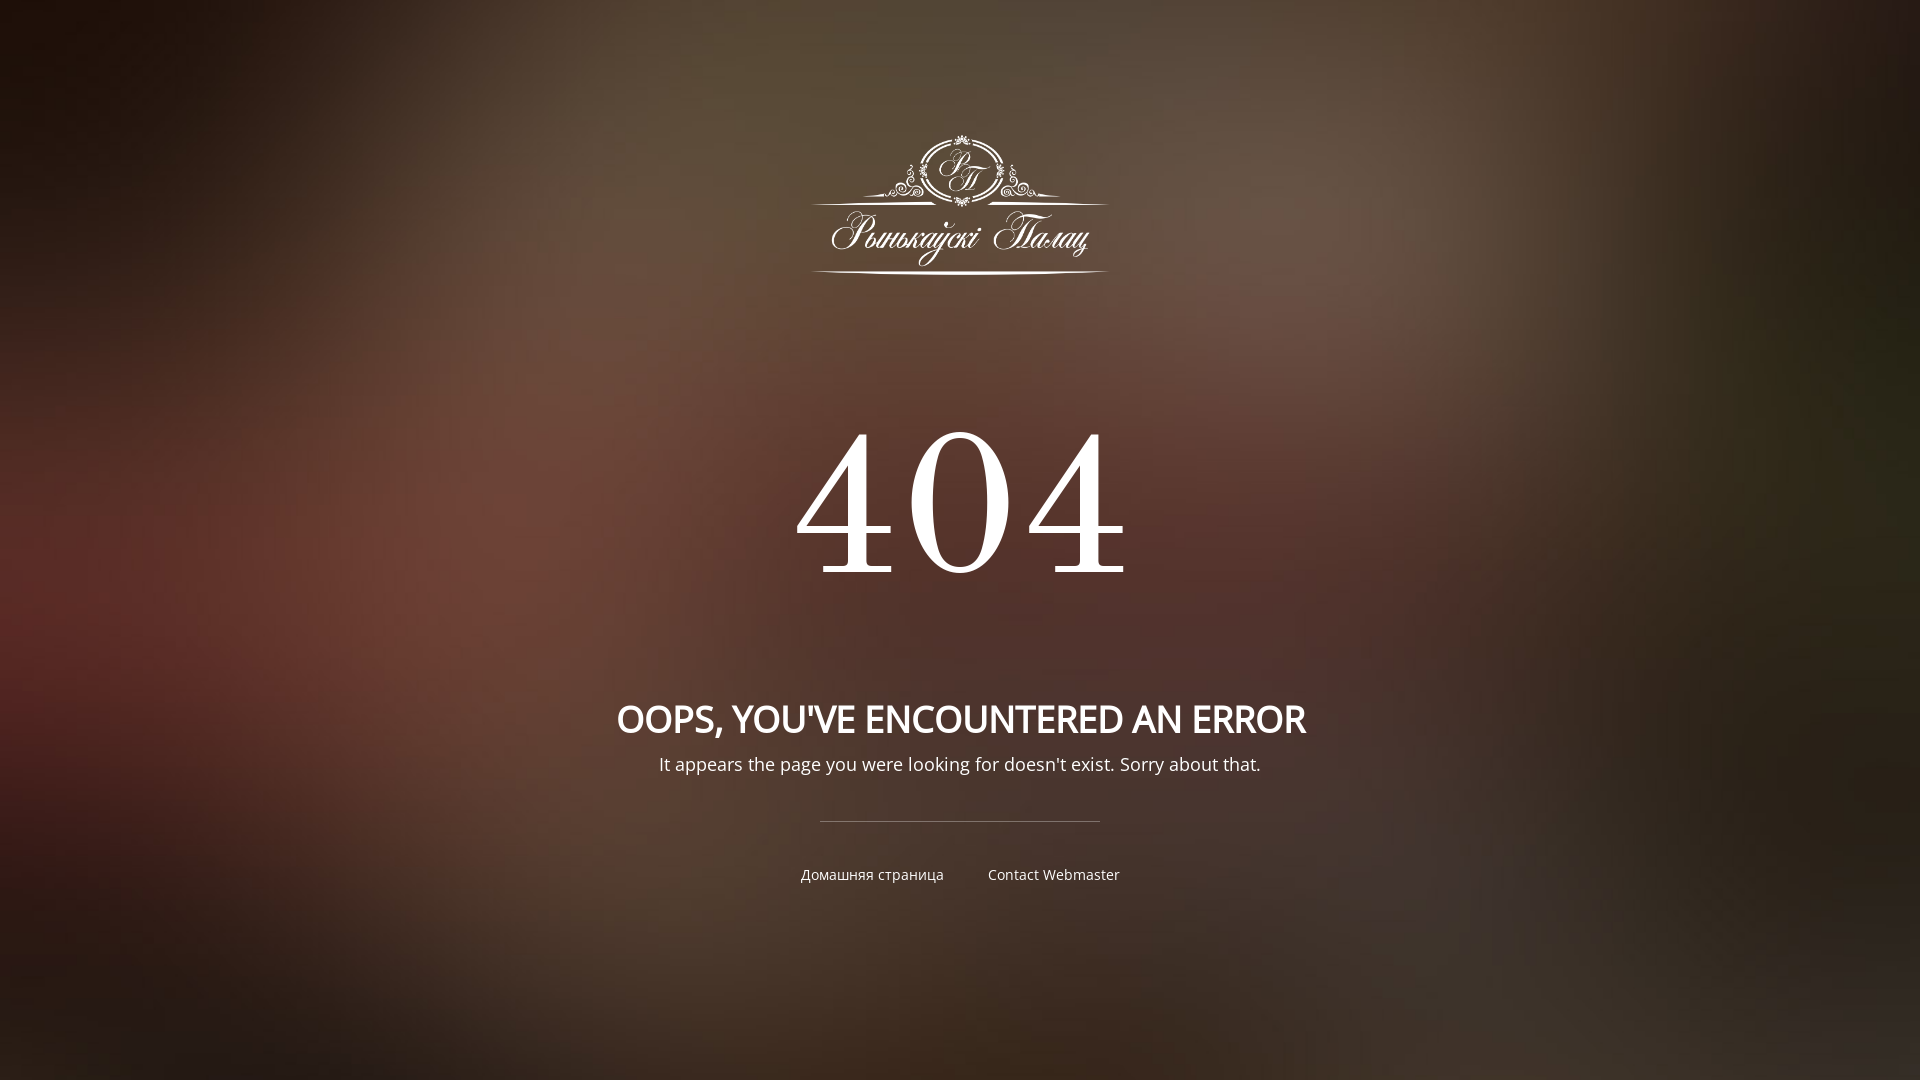 The height and width of the screenshot is (1080, 1920). I want to click on 'Contact Webmaster', so click(1053, 873).